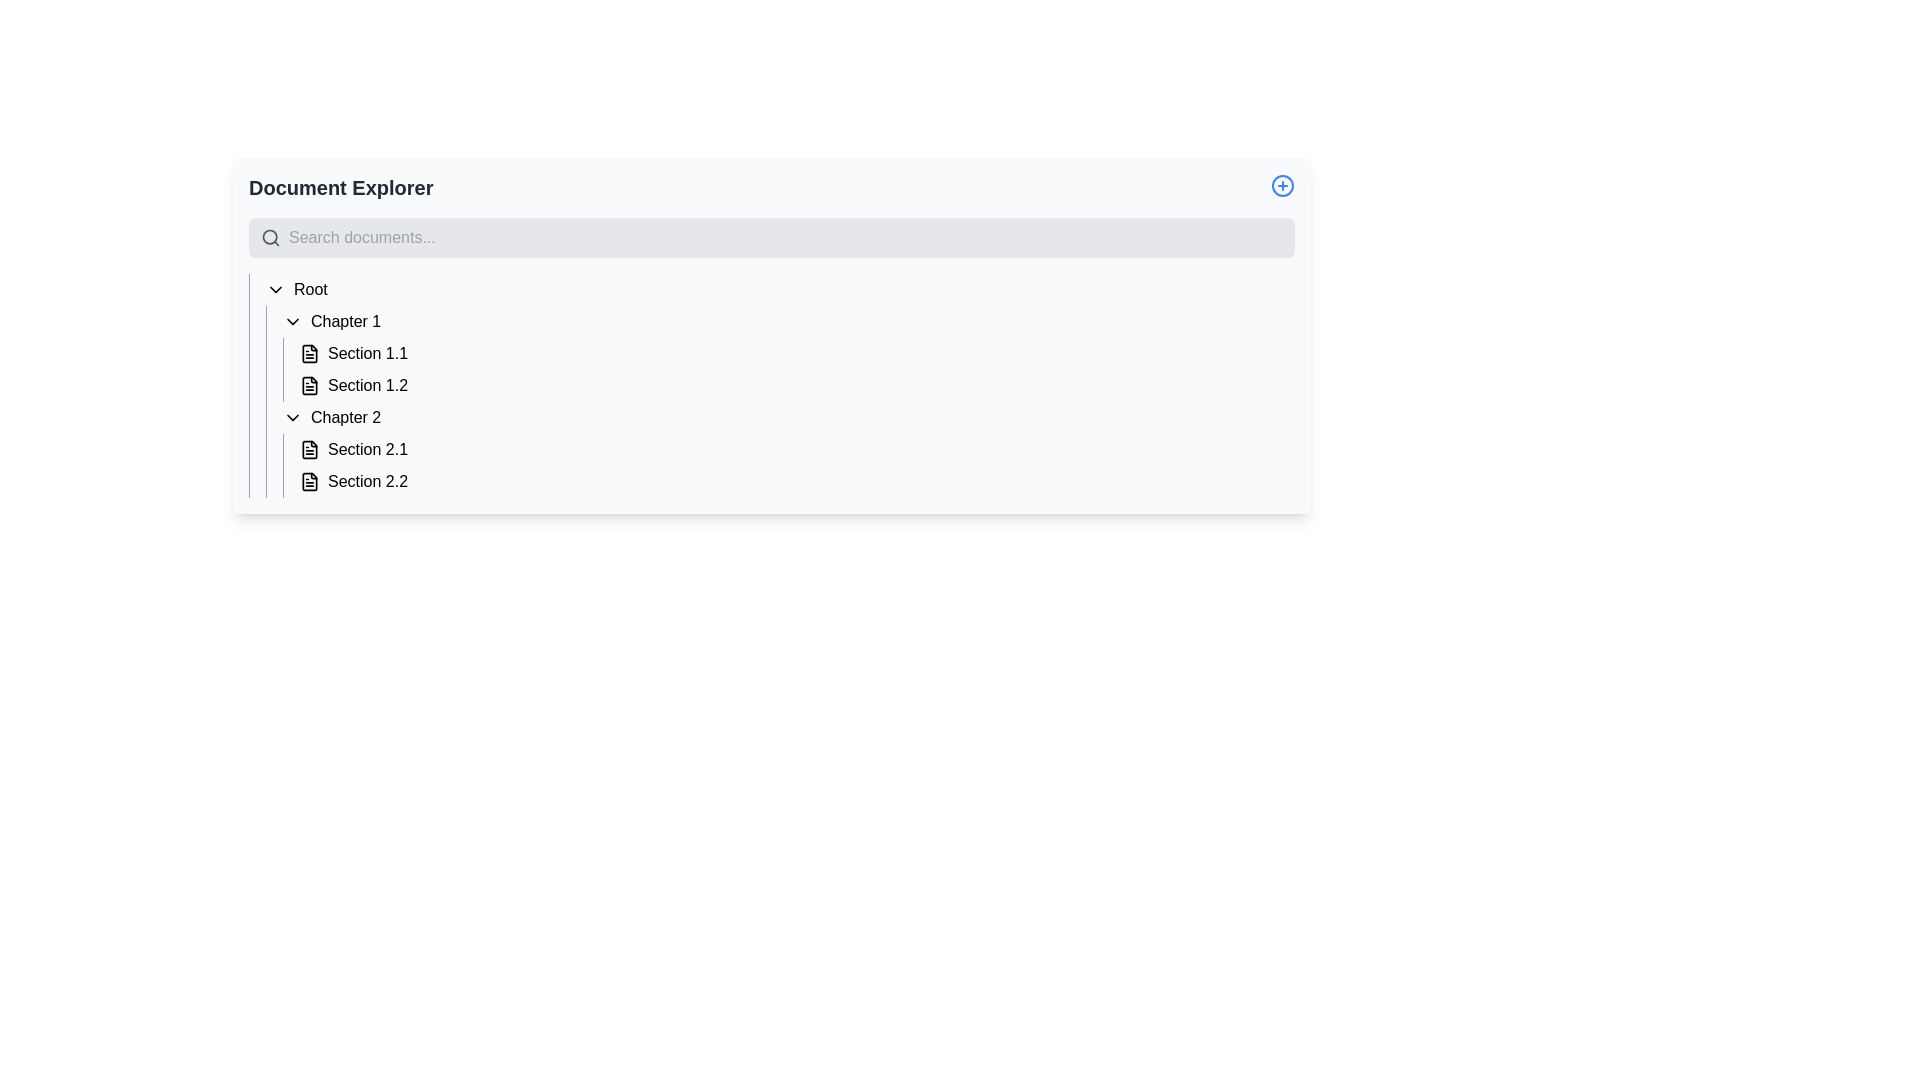 This screenshot has width=1920, height=1080. Describe the element at coordinates (1282, 185) in the screenshot. I see `the SVG Circle that is part of the plus-circle icon located in the top right corner of the interface` at that location.